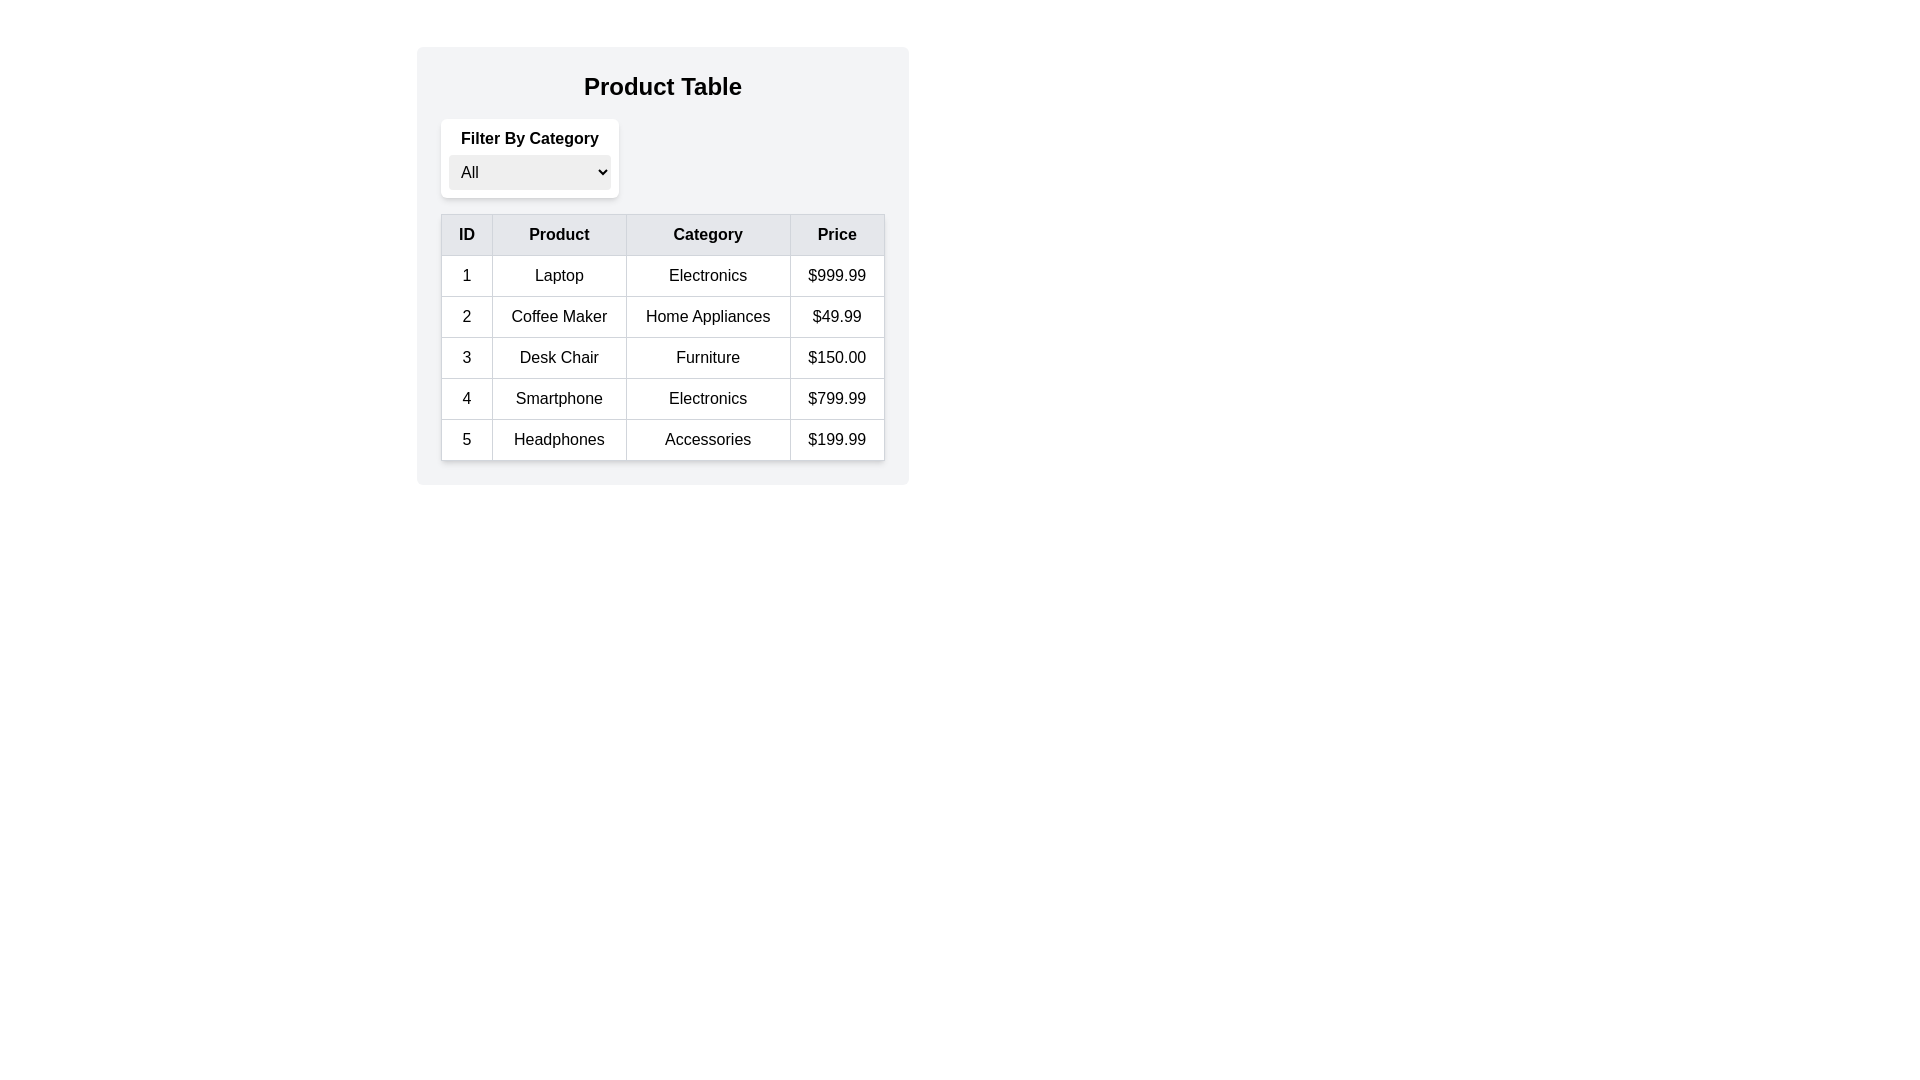 The image size is (1920, 1080). What do you see at coordinates (465, 398) in the screenshot?
I see `the static text table cell representing the identifier of the fourth row in the product information data grid, which corresponds to the product 'Smartphone'` at bounding box center [465, 398].